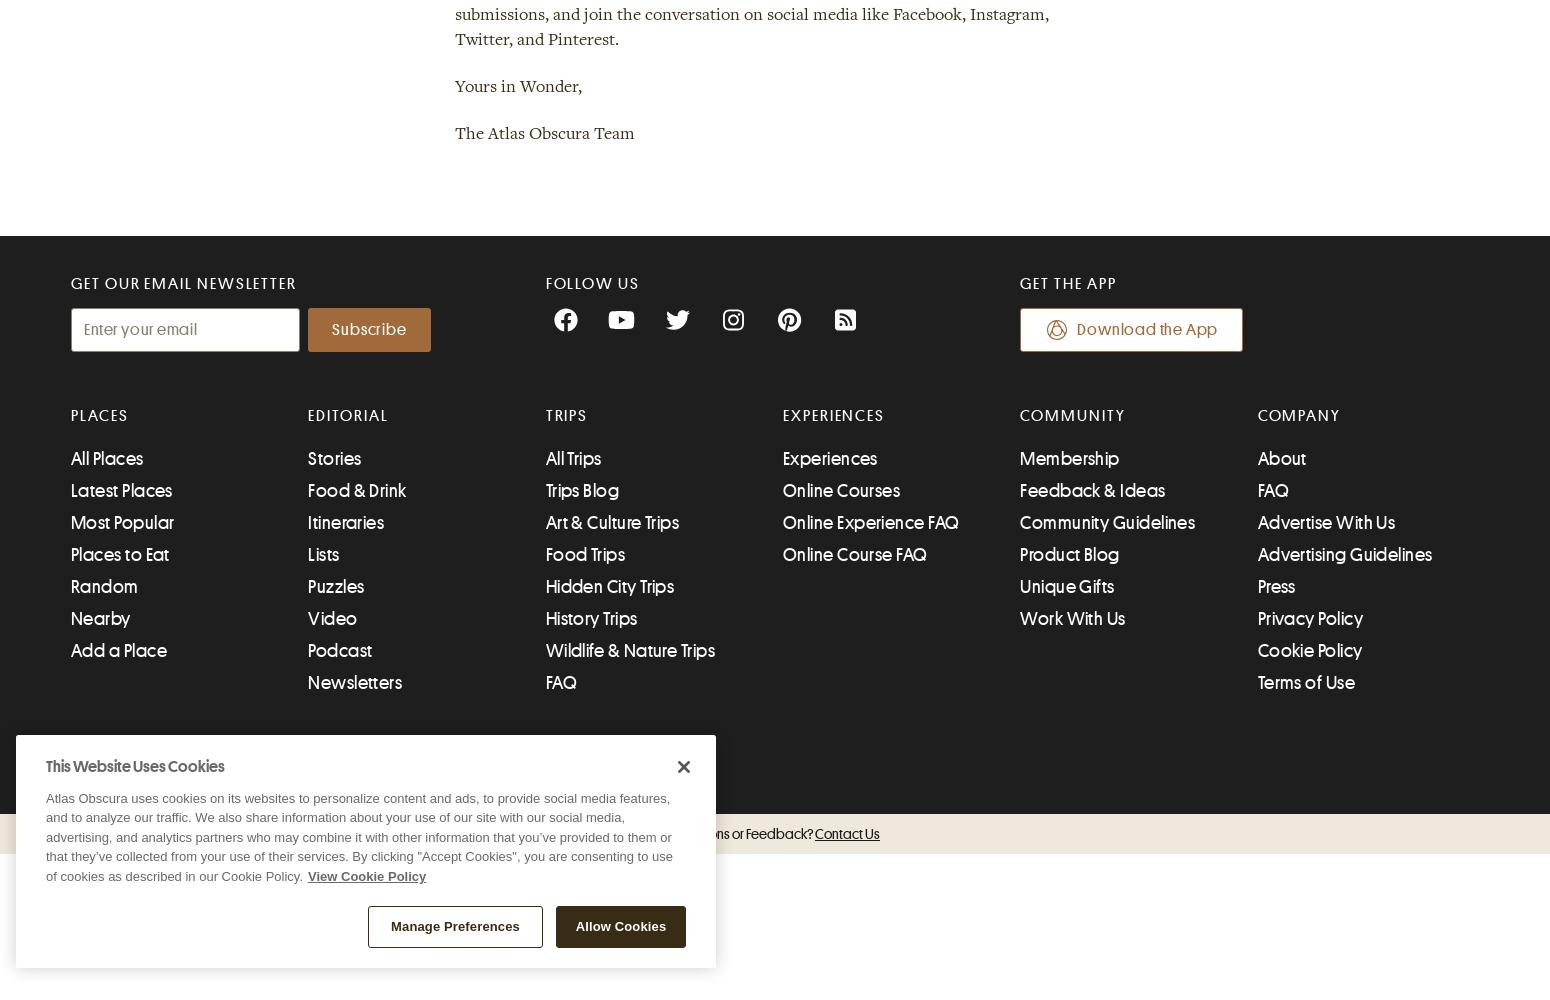 The width and height of the screenshot is (1550, 1000). What do you see at coordinates (840, 490) in the screenshot?
I see `'Online Courses'` at bounding box center [840, 490].